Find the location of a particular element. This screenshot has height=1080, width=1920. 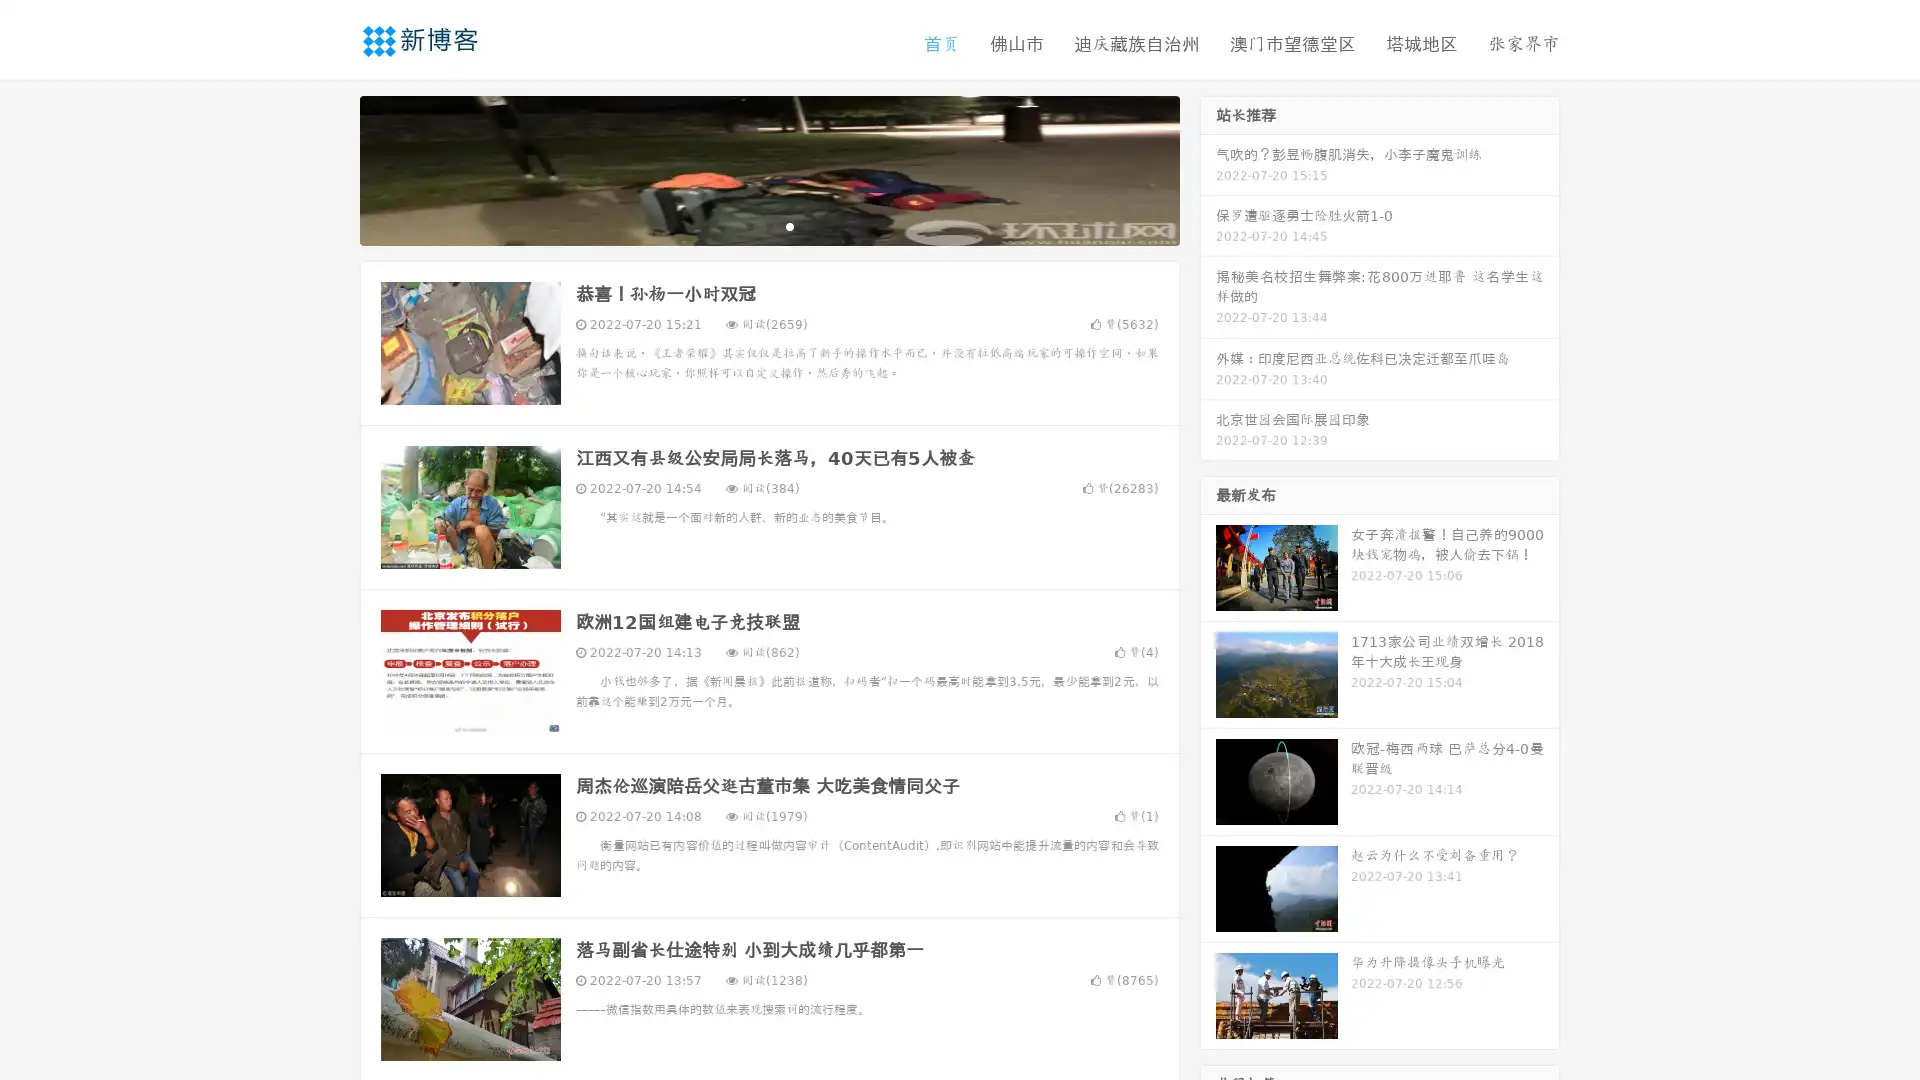

Go to slide 3 is located at coordinates (789, 225).